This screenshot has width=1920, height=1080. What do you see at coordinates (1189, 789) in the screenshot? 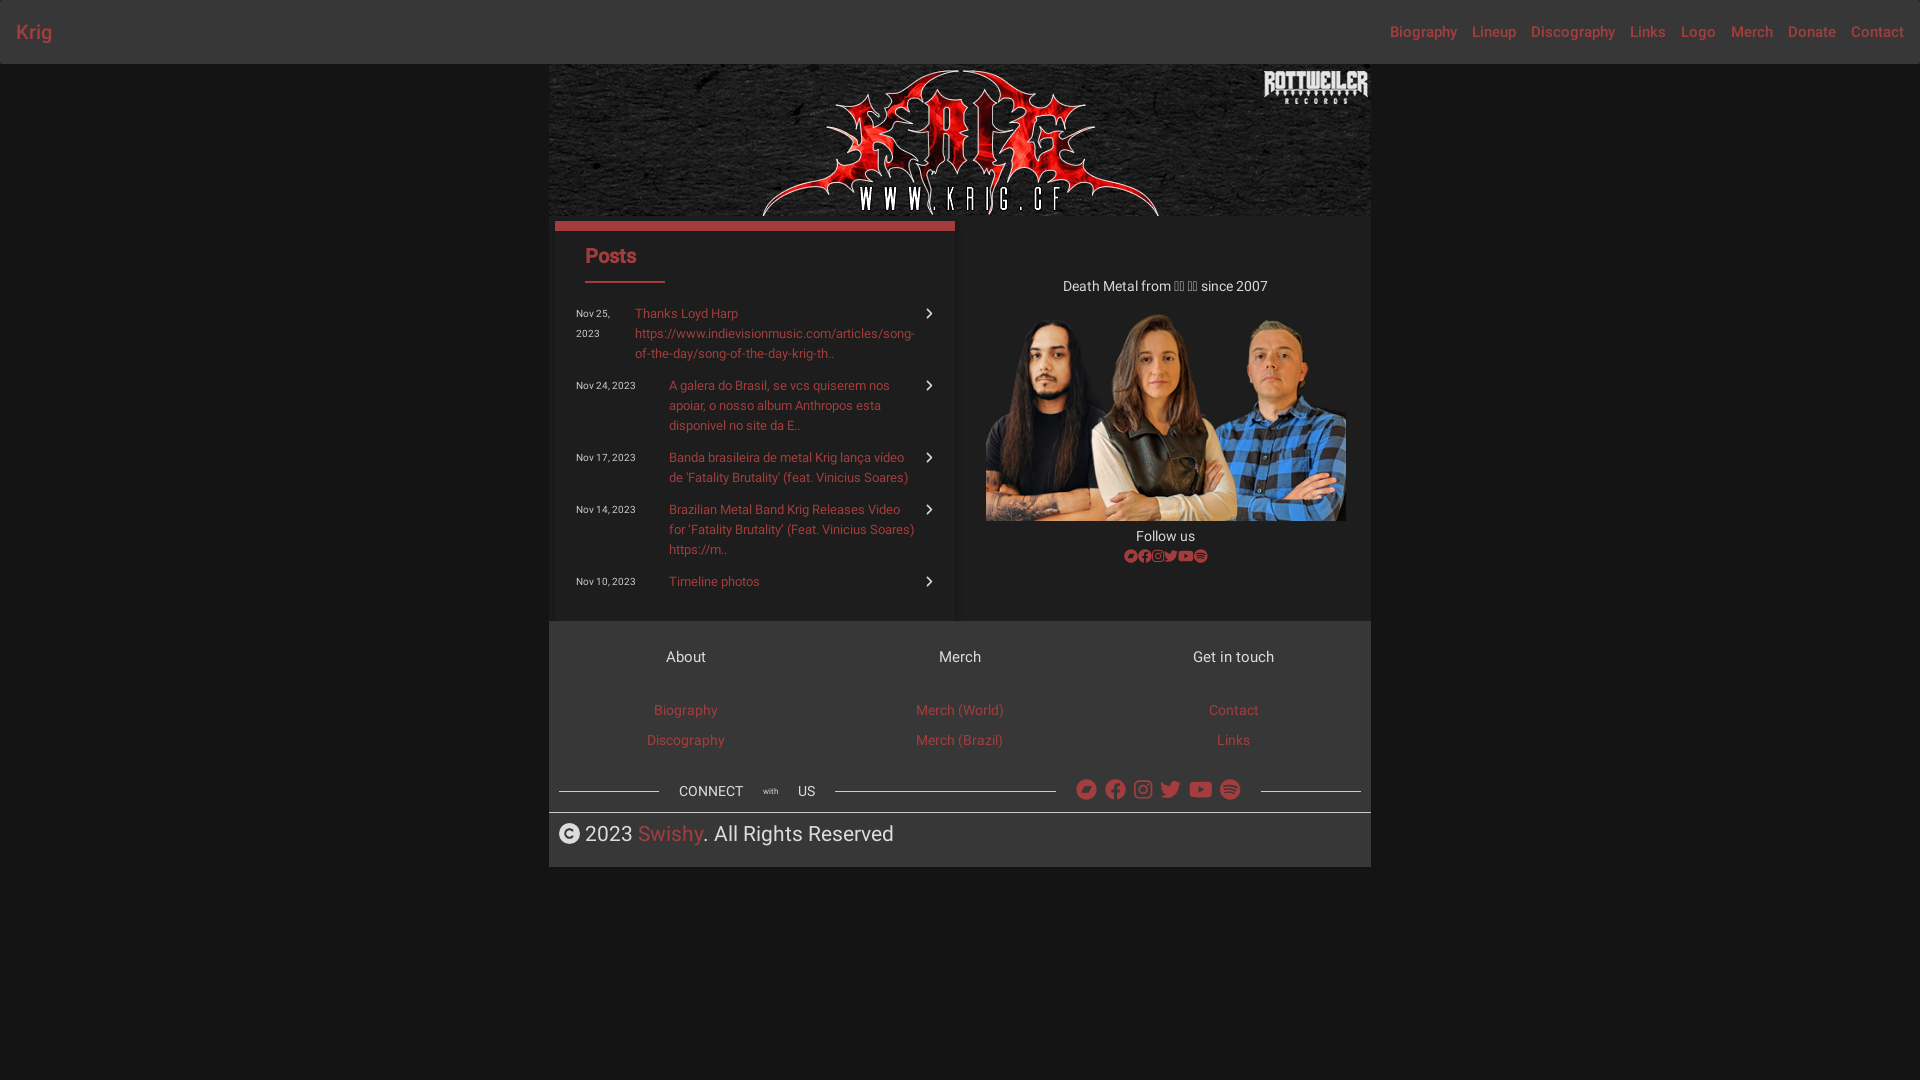
I see `'Youtube'` at bounding box center [1189, 789].